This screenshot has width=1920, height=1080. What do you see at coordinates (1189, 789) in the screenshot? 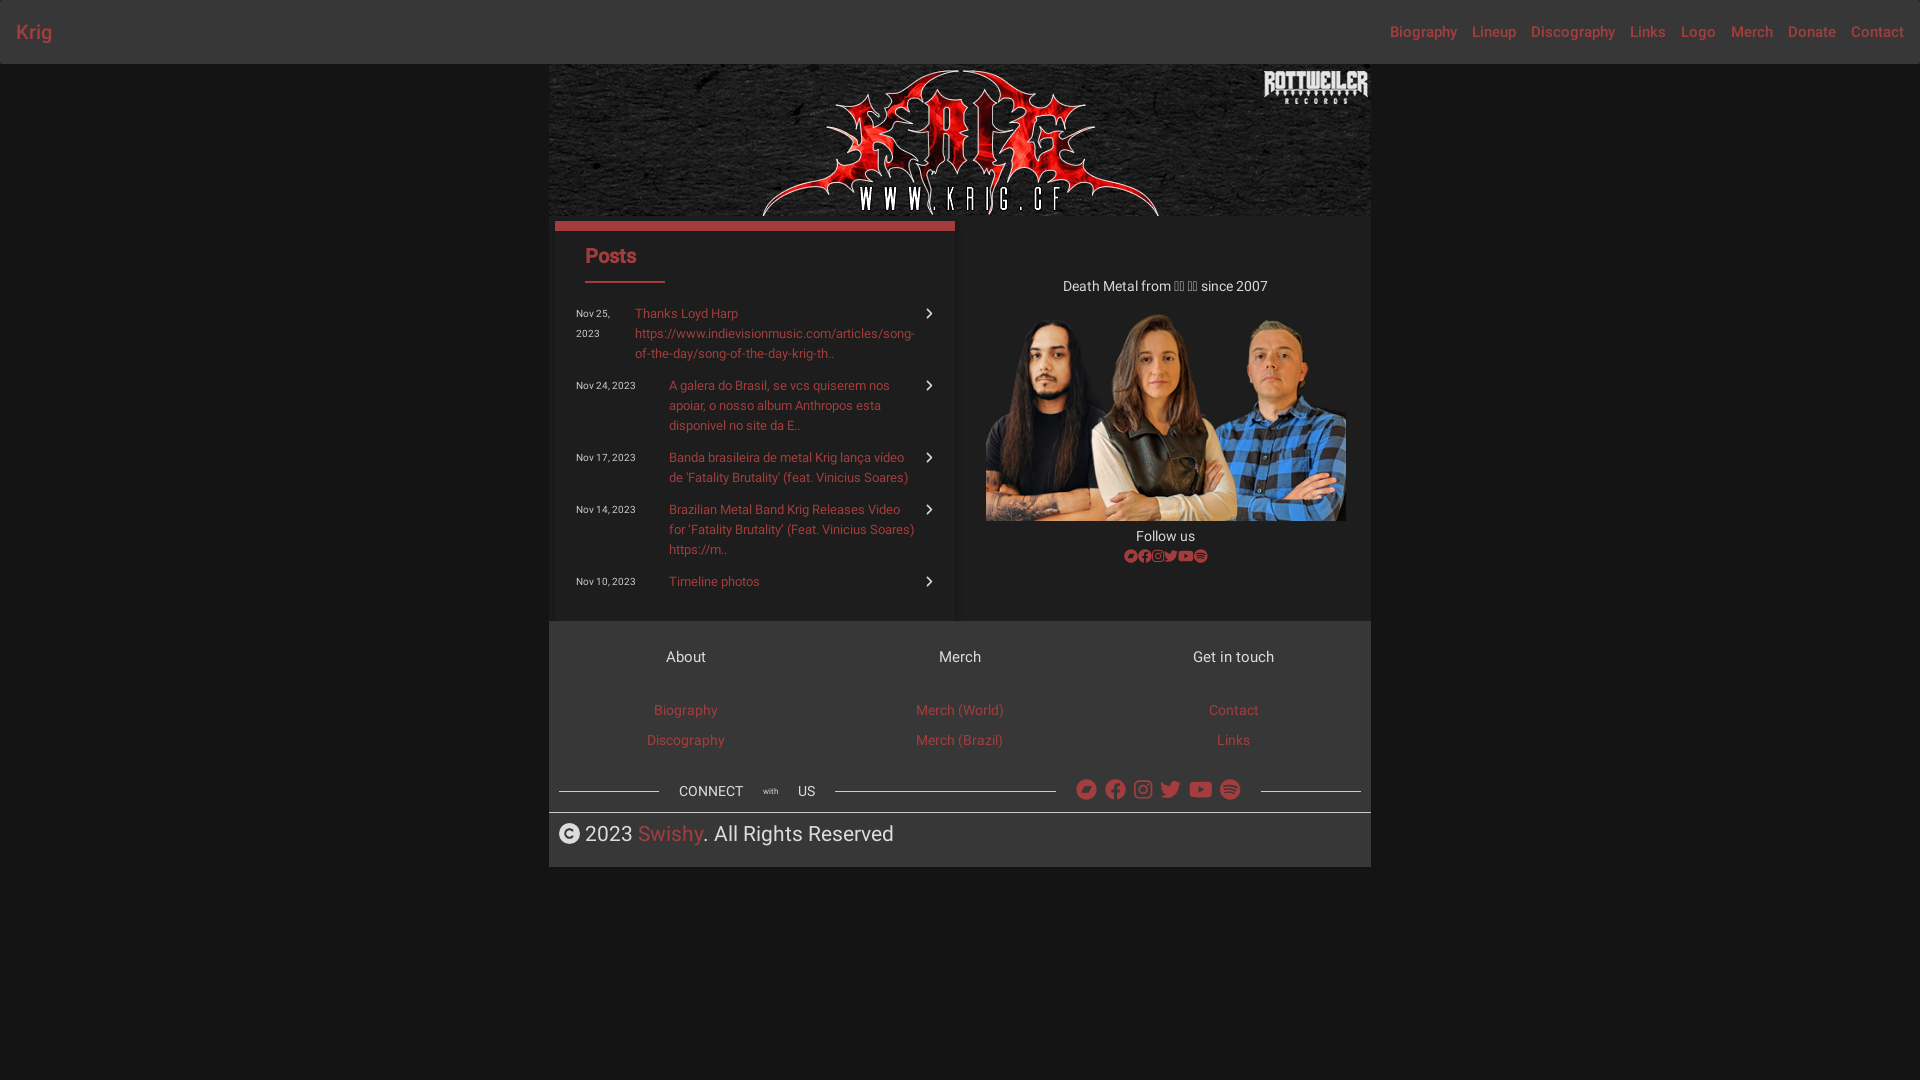
I see `'Youtube'` at bounding box center [1189, 789].